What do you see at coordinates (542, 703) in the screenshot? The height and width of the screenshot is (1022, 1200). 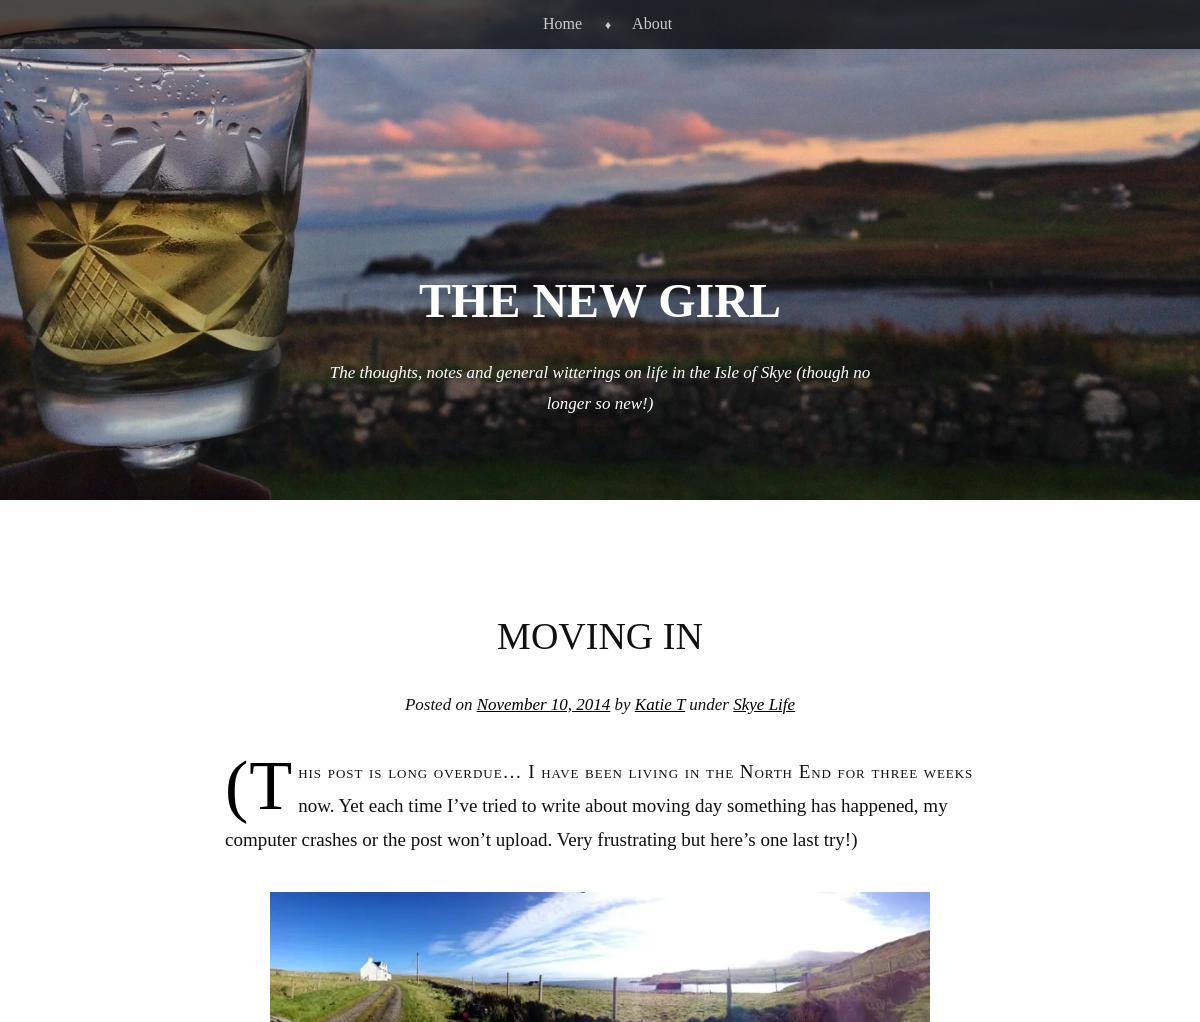 I see `'November 10, 2014'` at bounding box center [542, 703].